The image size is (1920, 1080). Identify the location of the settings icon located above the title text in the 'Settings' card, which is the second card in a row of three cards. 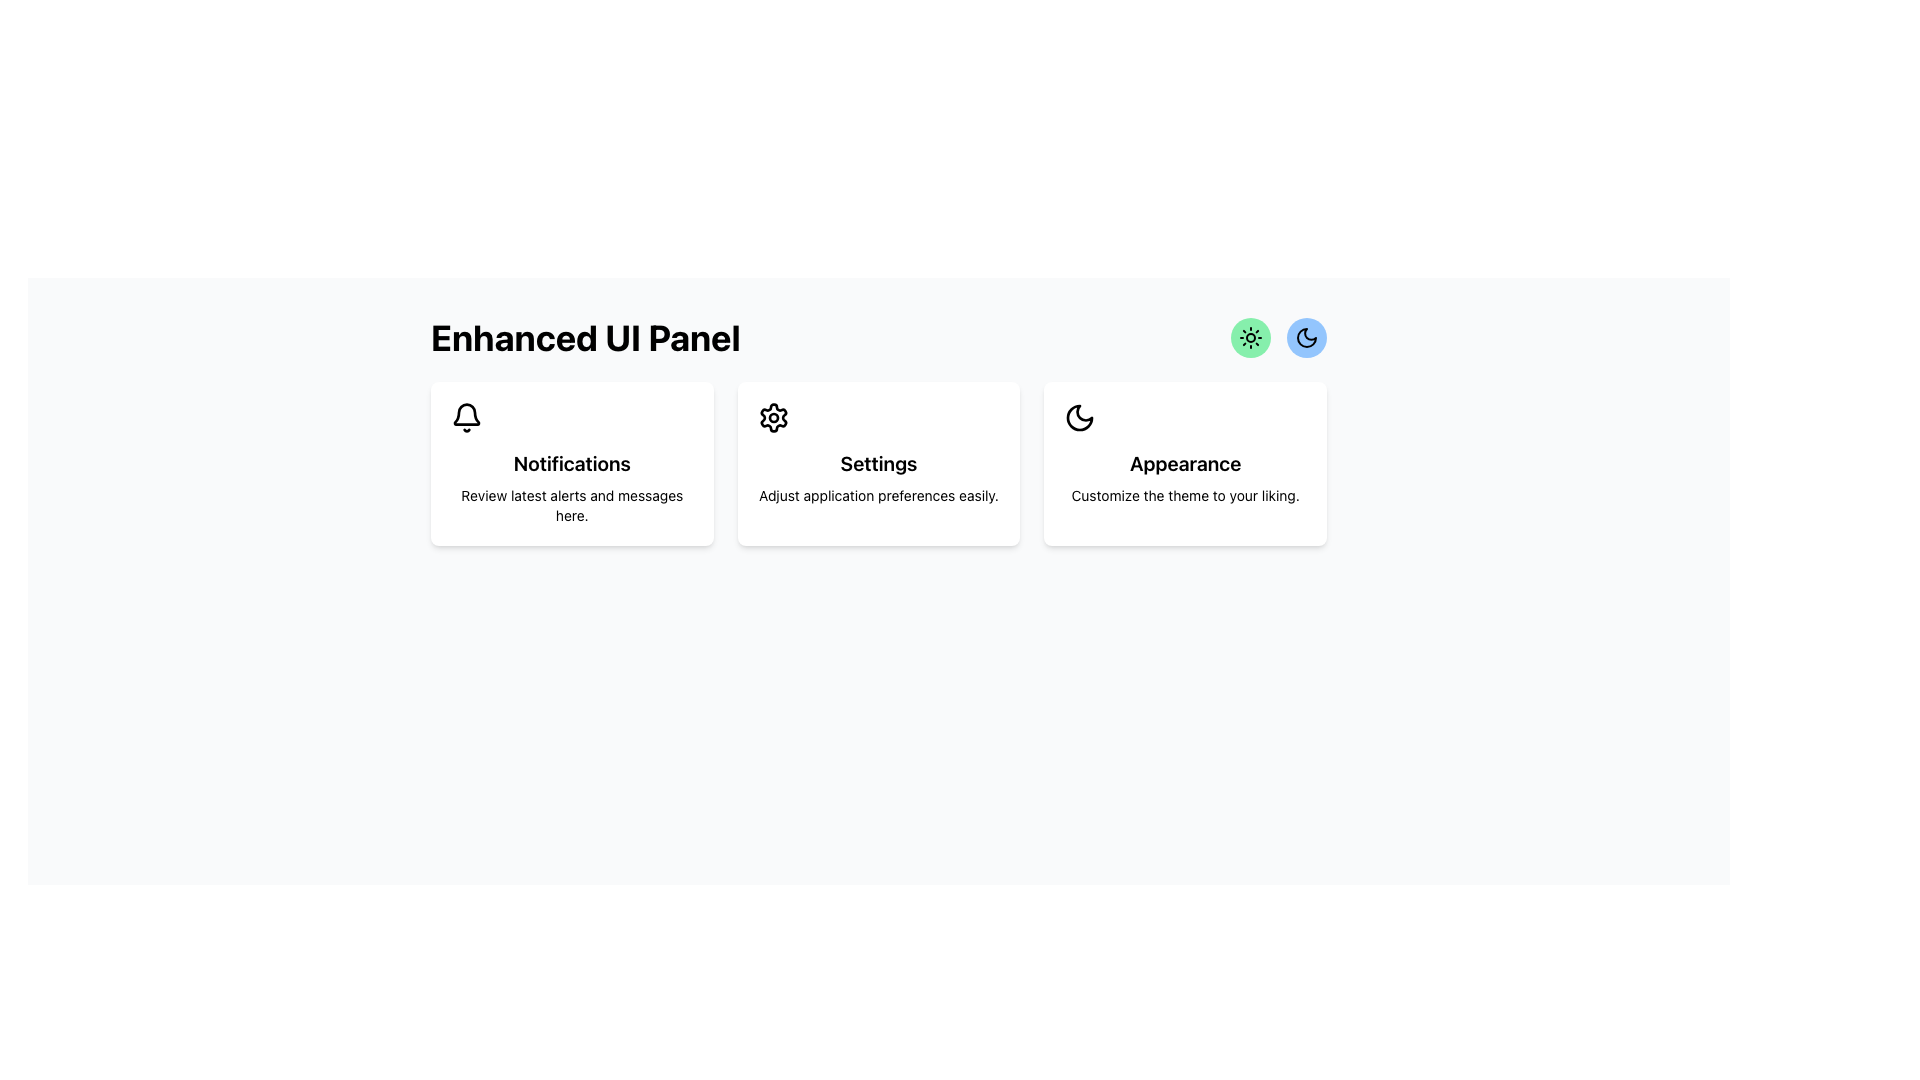
(772, 416).